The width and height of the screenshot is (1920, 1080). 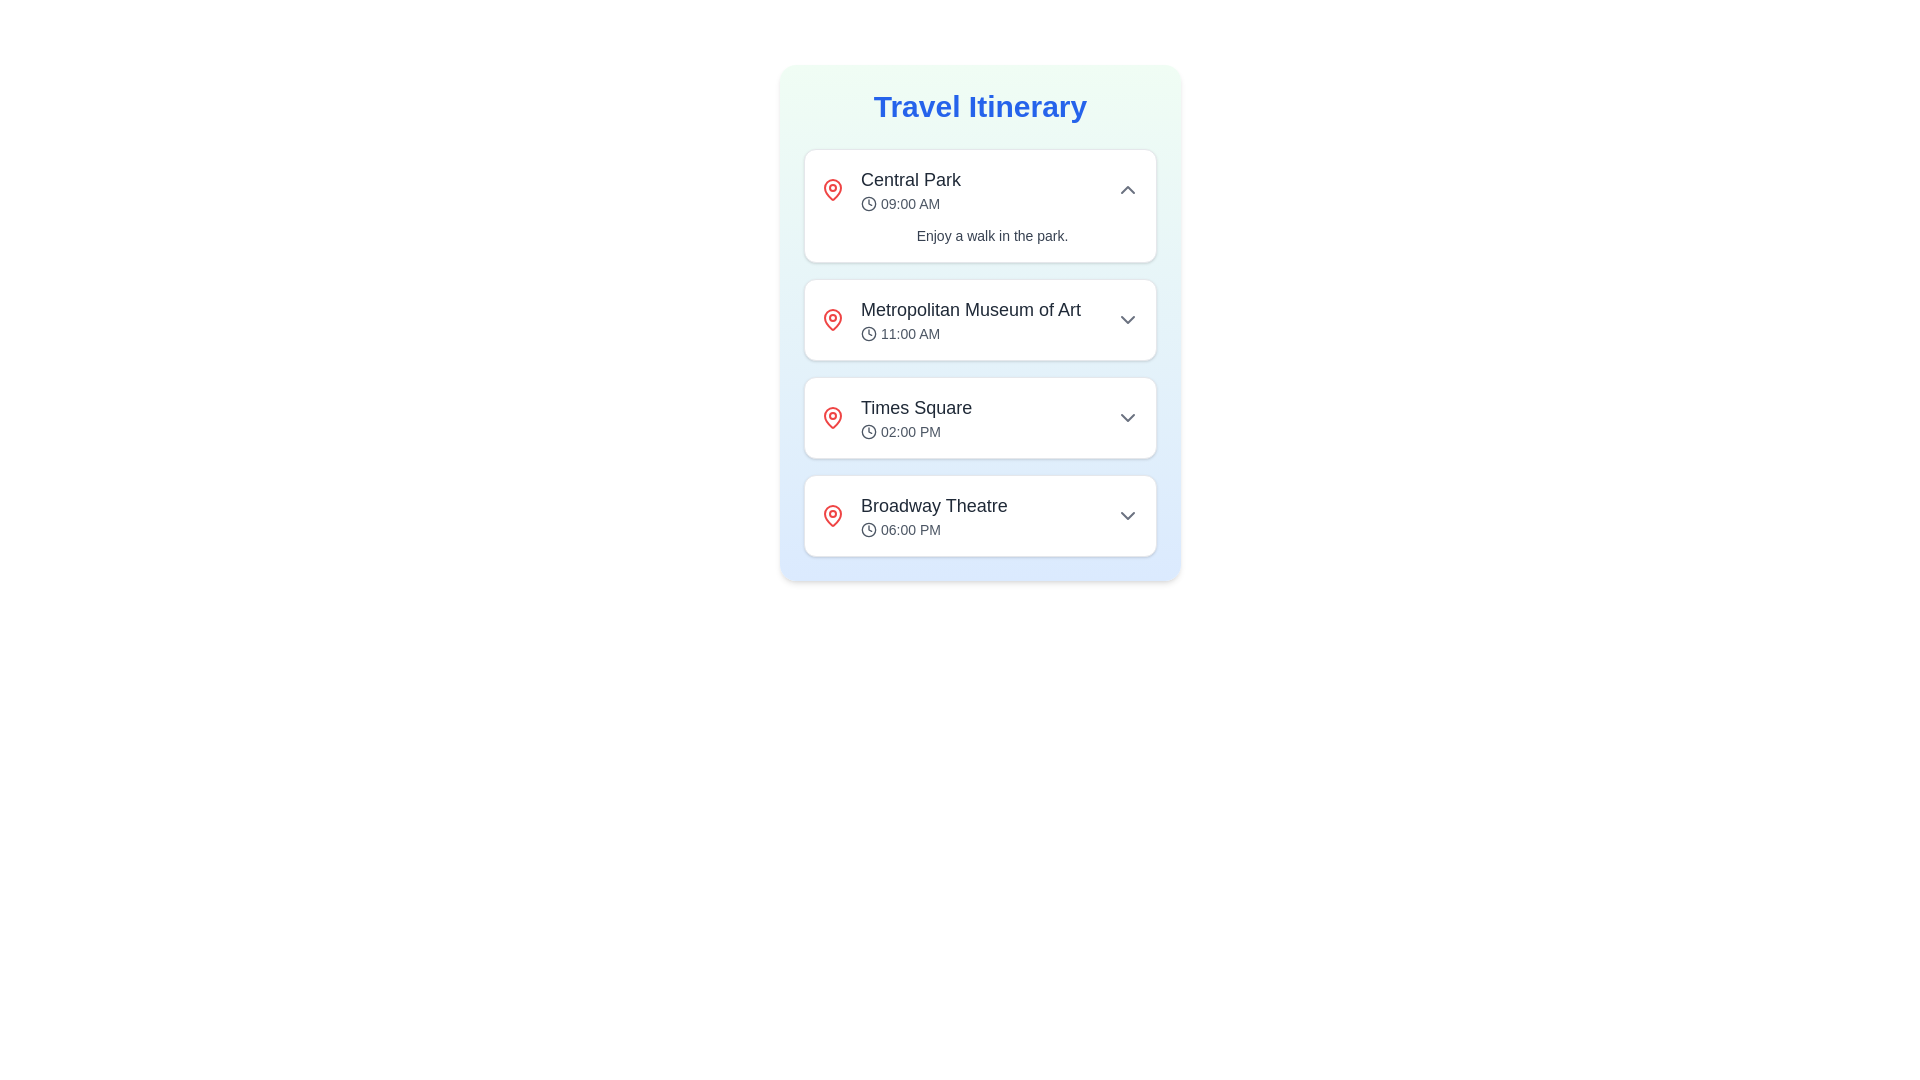 What do you see at coordinates (915, 407) in the screenshot?
I see `displayed text 'Times Square' from the bold text label in the Travel Itinerary list, specifically located in the third list item` at bounding box center [915, 407].